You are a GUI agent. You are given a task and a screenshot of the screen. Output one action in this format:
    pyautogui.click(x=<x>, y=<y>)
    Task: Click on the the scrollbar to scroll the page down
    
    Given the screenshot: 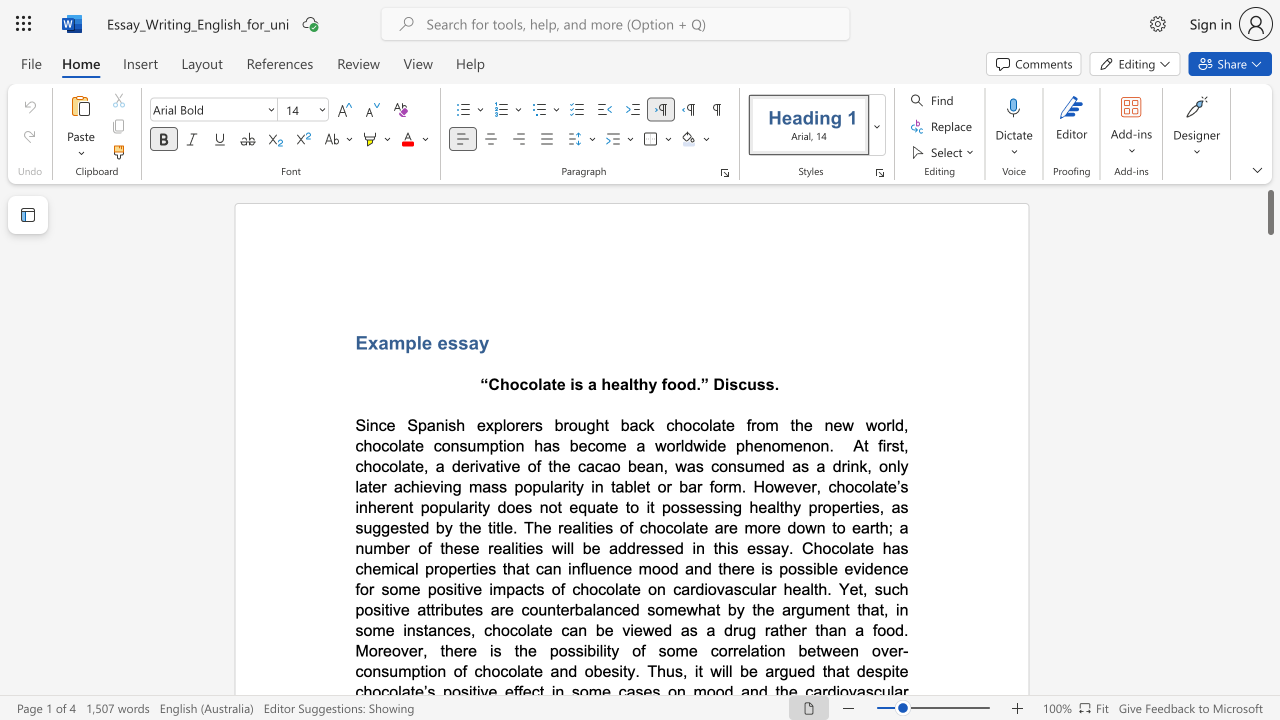 What is the action you would take?
    pyautogui.click(x=1269, y=630)
    